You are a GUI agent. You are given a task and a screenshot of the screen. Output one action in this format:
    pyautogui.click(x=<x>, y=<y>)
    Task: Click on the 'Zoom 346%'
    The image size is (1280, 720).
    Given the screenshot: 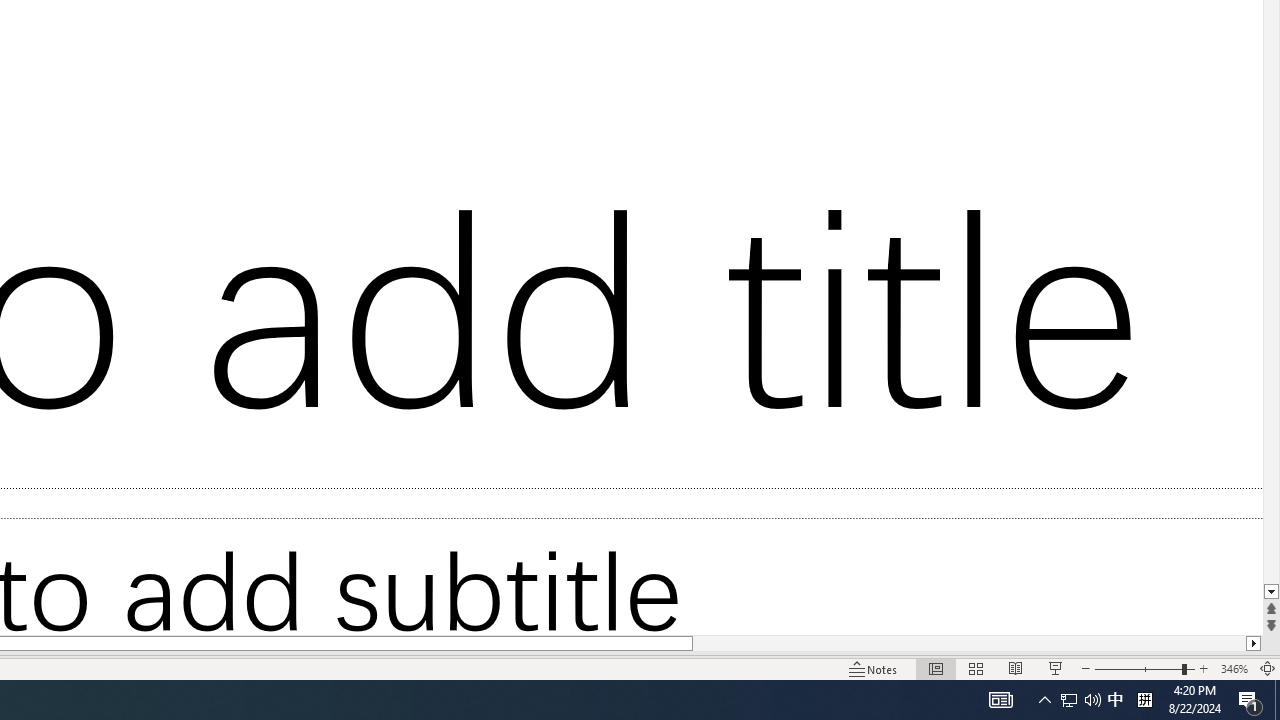 What is the action you would take?
    pyautogui.click(x=1233, y=669)
    